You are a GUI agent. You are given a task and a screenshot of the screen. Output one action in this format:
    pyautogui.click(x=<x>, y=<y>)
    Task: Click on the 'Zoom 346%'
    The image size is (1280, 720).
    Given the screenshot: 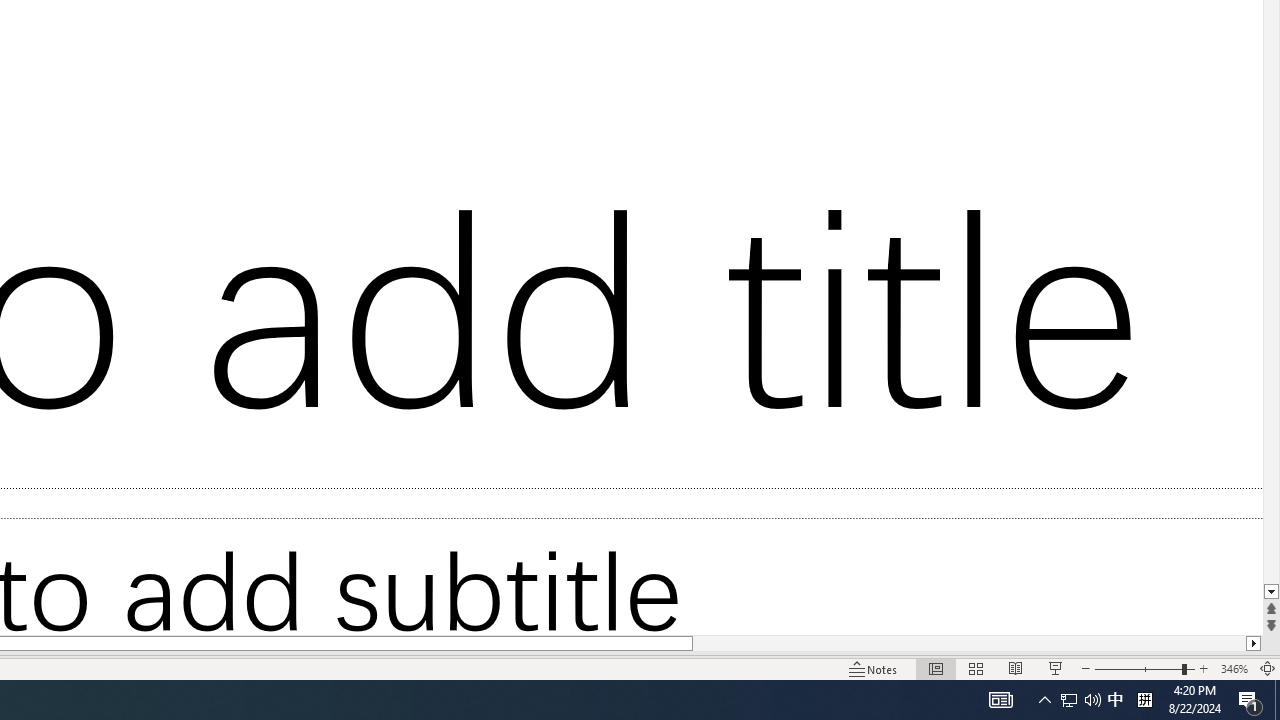 What is the action you would take?
    pyautogui.click(x=1233, y=669)
    